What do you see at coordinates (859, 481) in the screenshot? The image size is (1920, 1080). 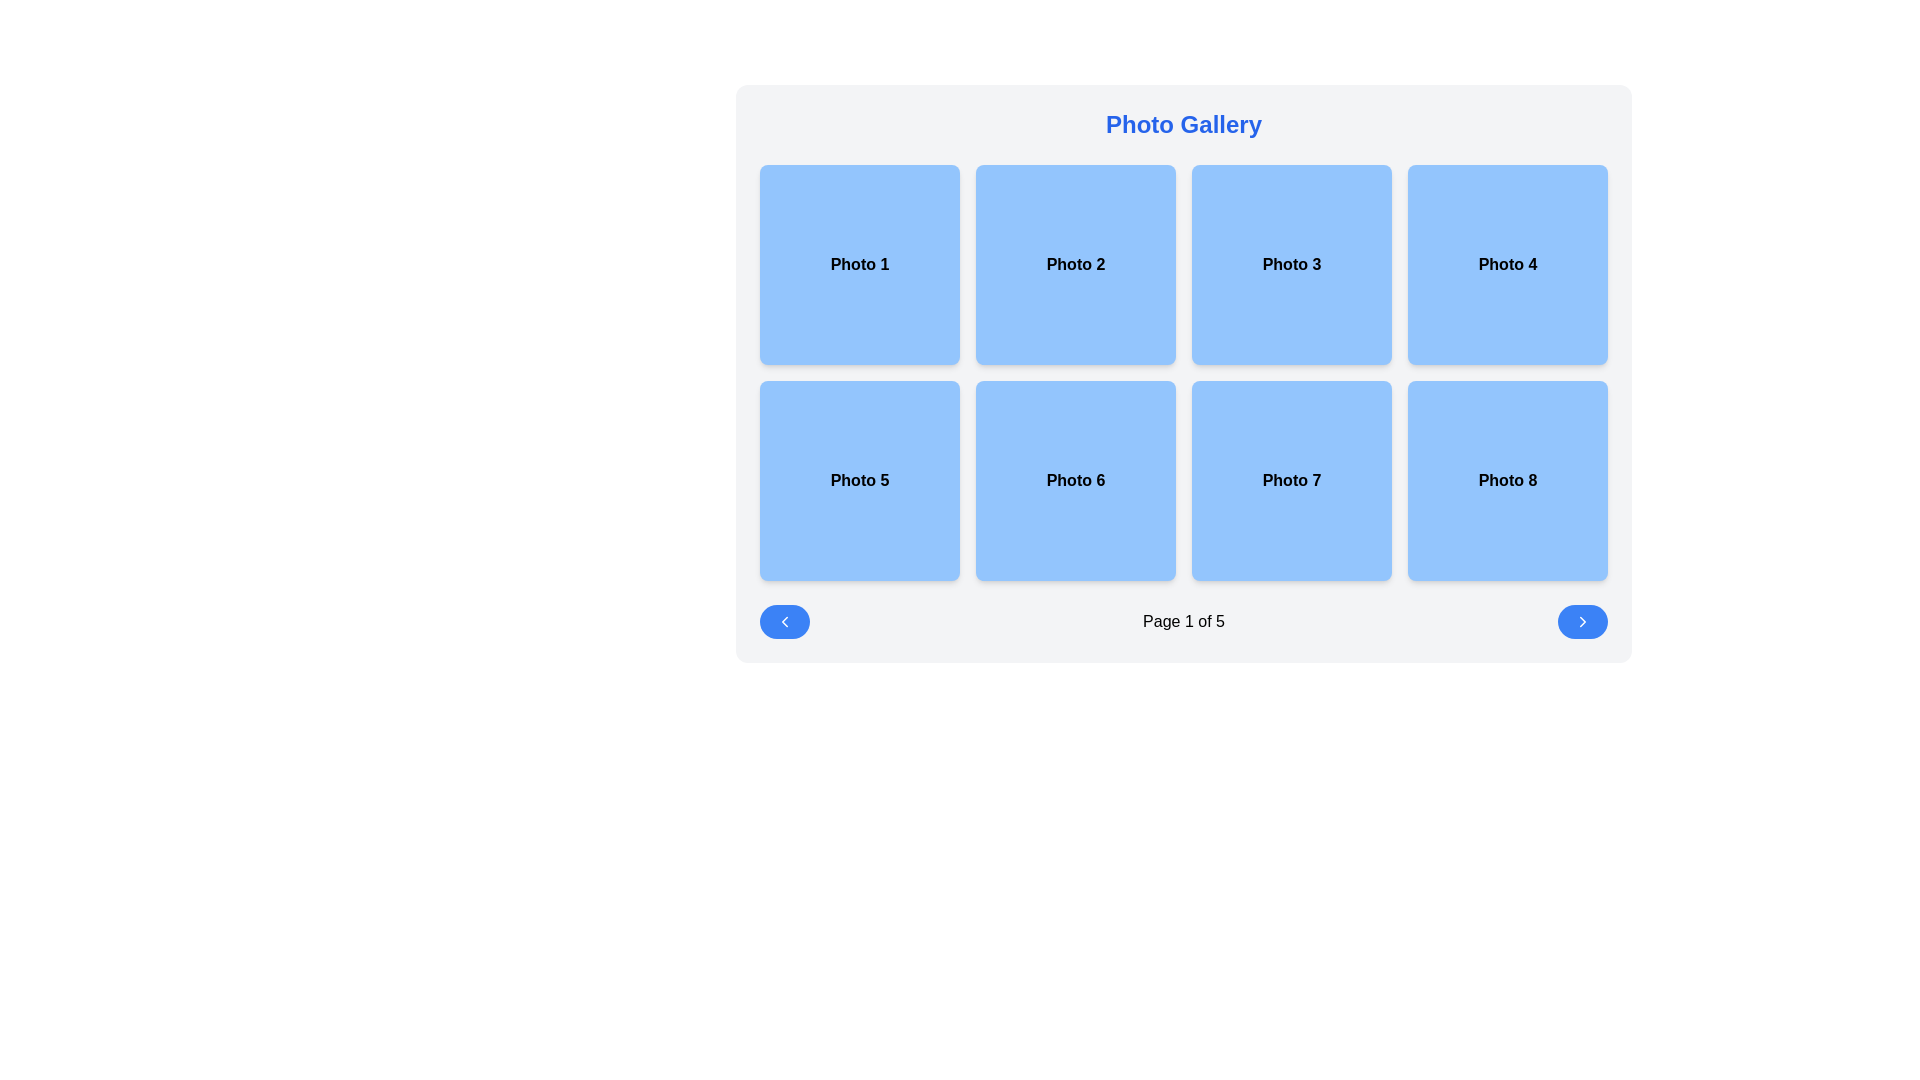 I see `the interactive tile labeled 'Photo 5' located in the second row, first column of the grid in the 'Photo Gallery' section to potentially see additional information` at bounding box center [859, 481].